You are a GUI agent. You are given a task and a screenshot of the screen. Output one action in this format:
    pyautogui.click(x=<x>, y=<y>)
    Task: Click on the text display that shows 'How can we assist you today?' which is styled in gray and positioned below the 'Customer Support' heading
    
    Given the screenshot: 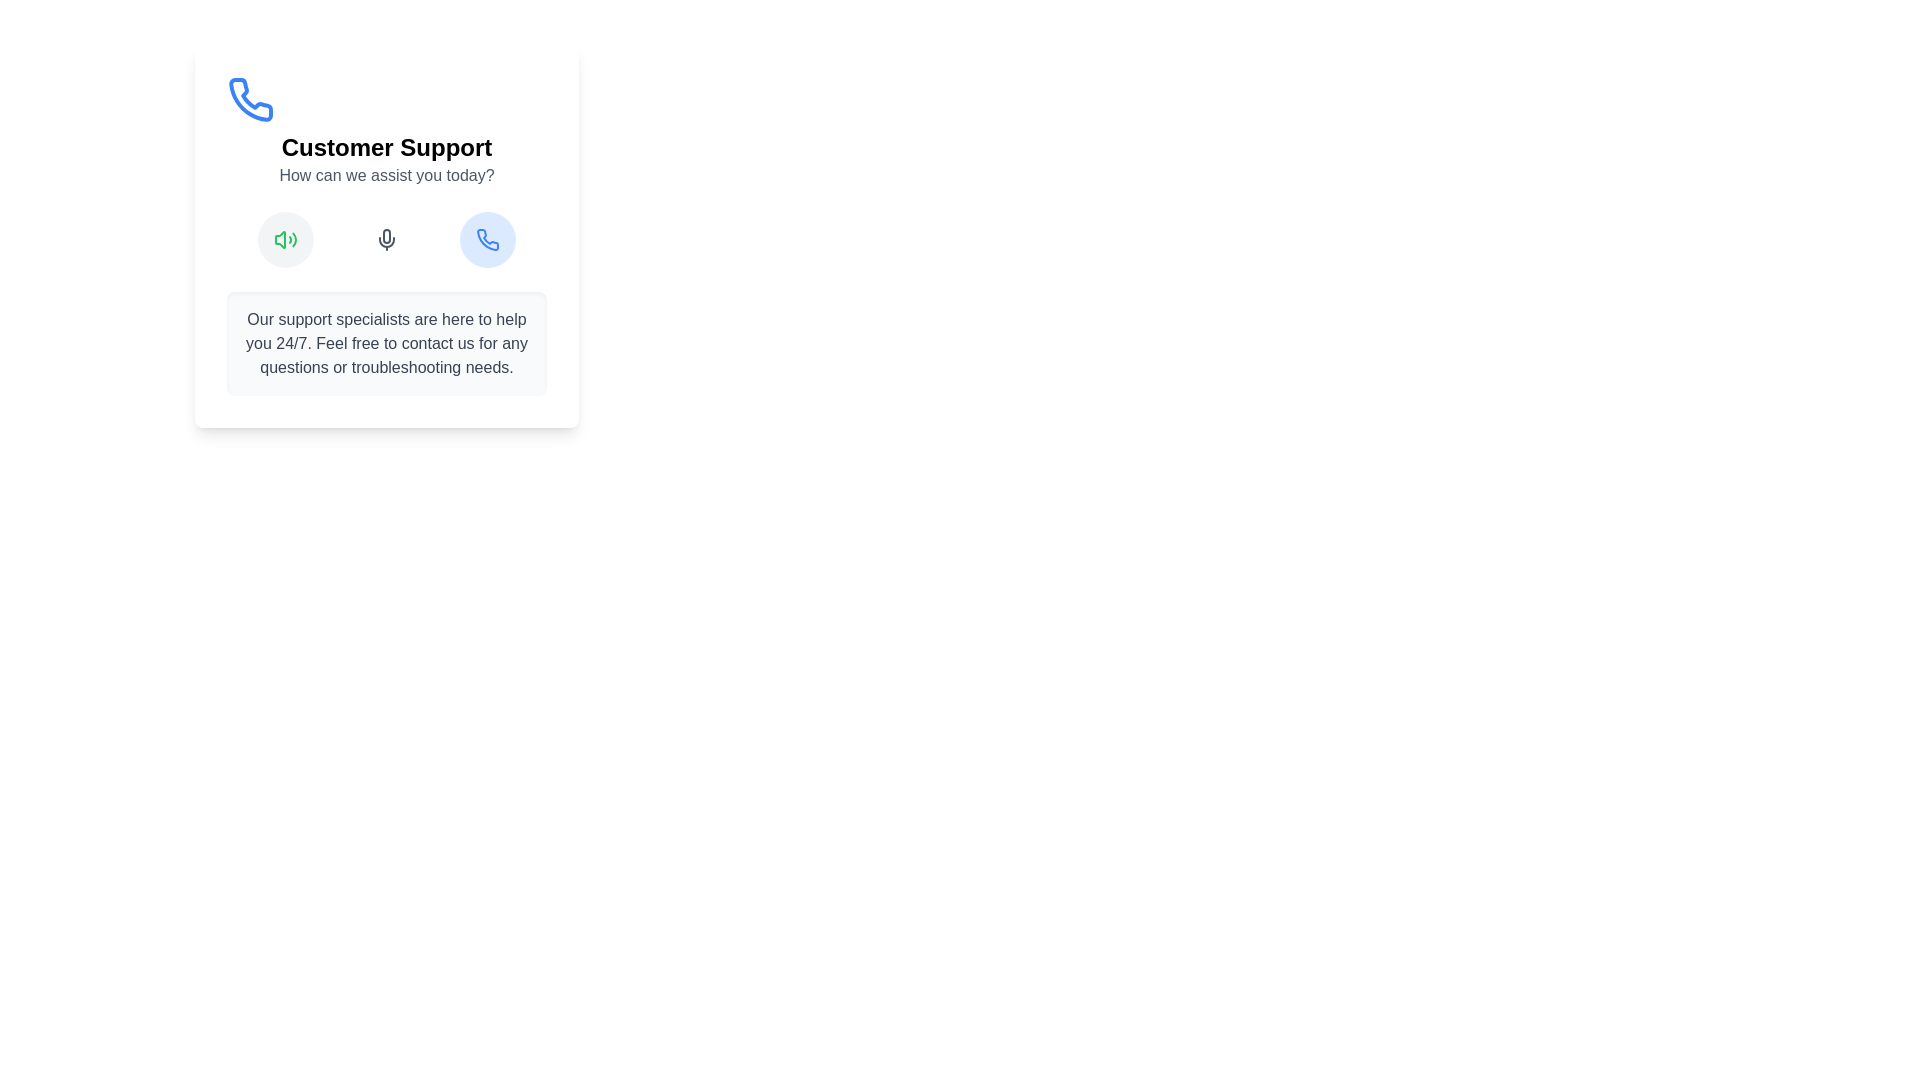 What is the action you would take?
    pyautogui.click(x=387, y=175)
    